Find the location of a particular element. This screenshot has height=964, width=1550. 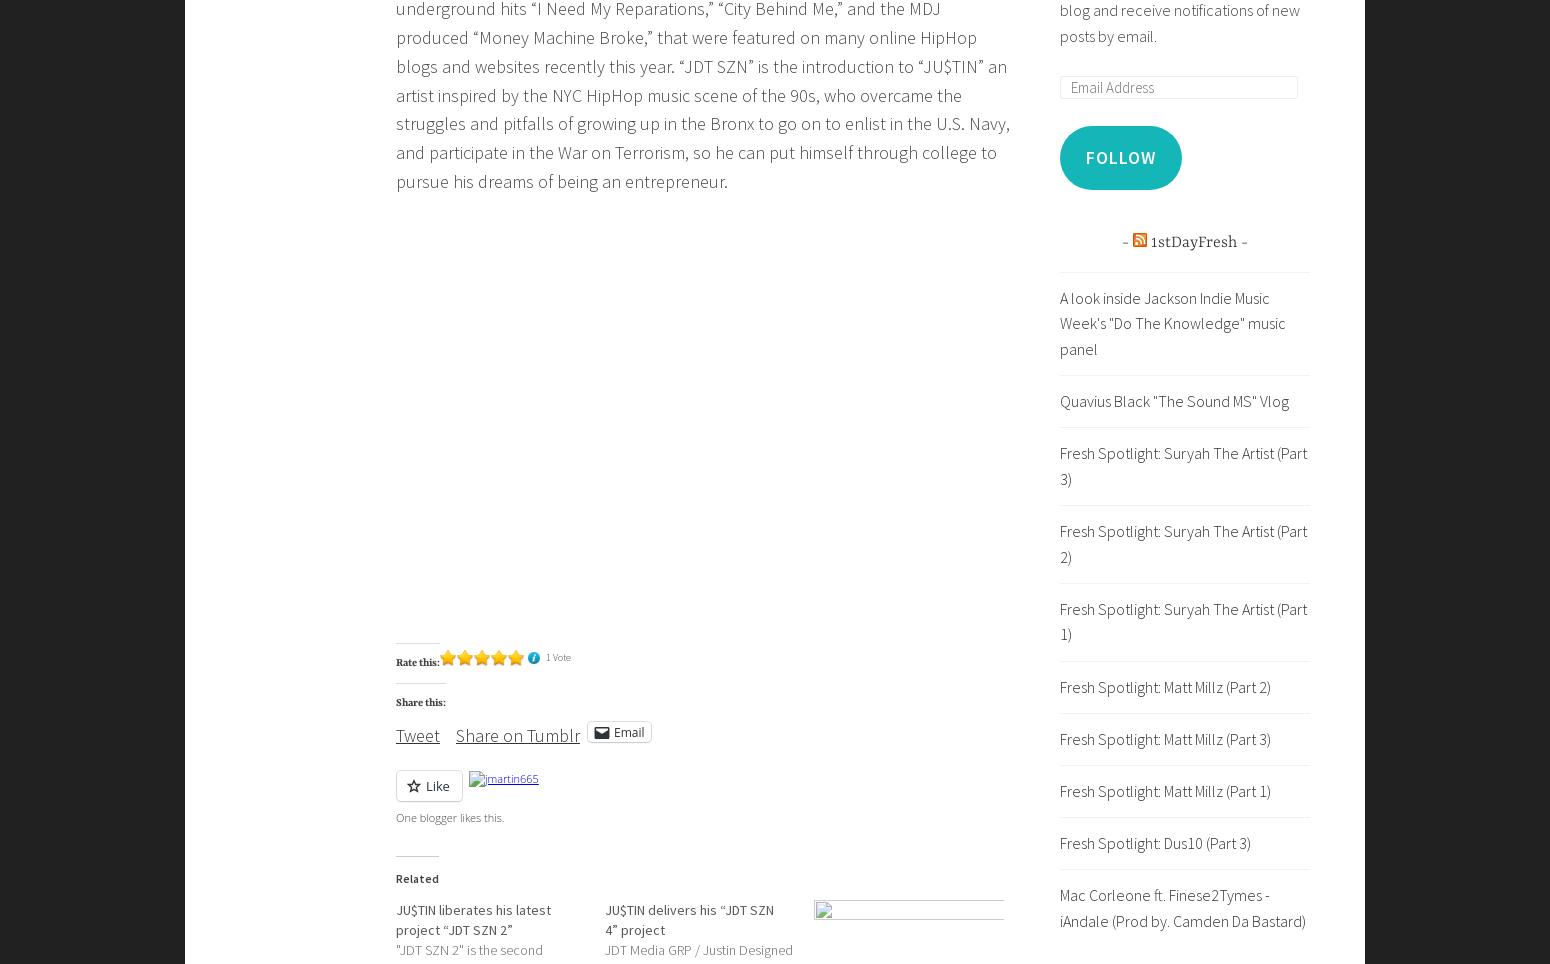

'Fresh Spotlight: Suryah The Artist (Part 1)' is located at coordinates (1183, 621).